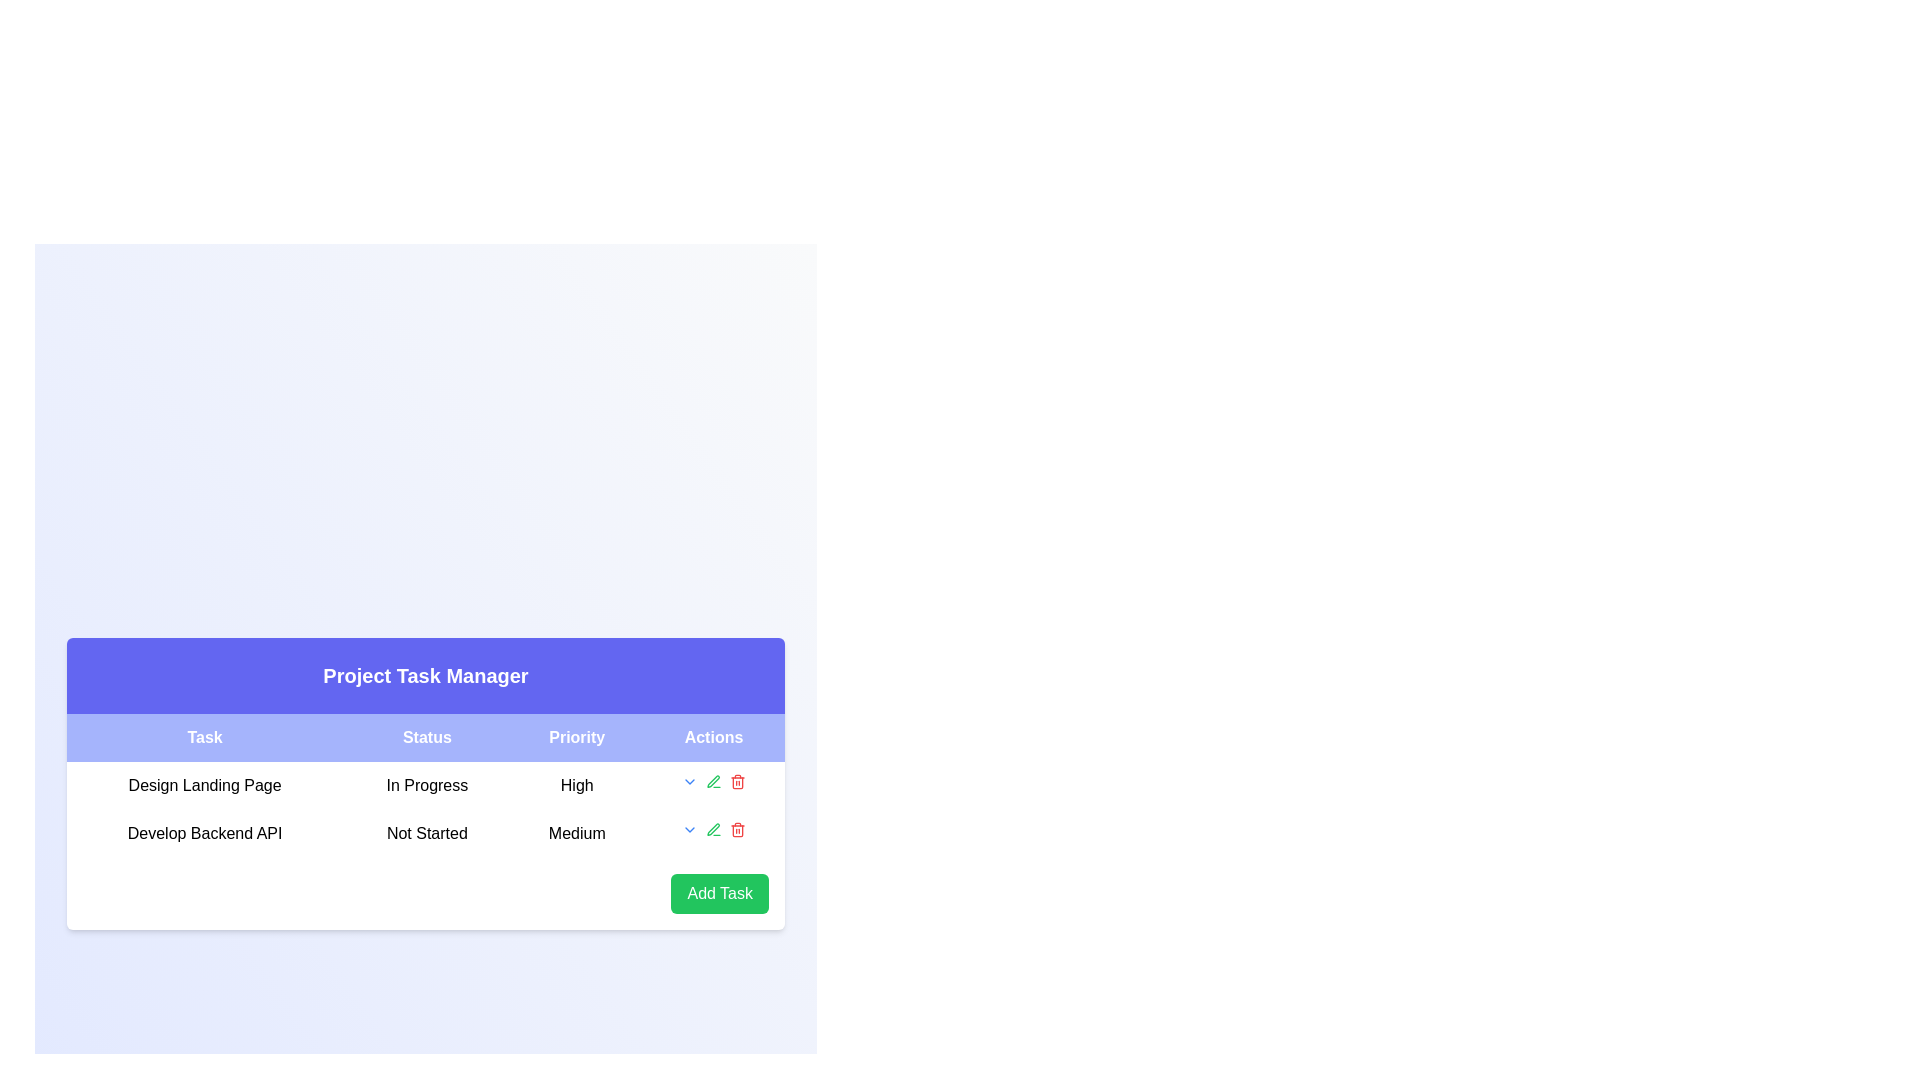 The height and width of the screenshot is (1080, 1920). Describe the element at coordinates (576, 833) in the screenshot. I see `the 'Priority' label in the second row of the table in the 'Project Task Manager' interface to indicate the task's priority level` at that location.